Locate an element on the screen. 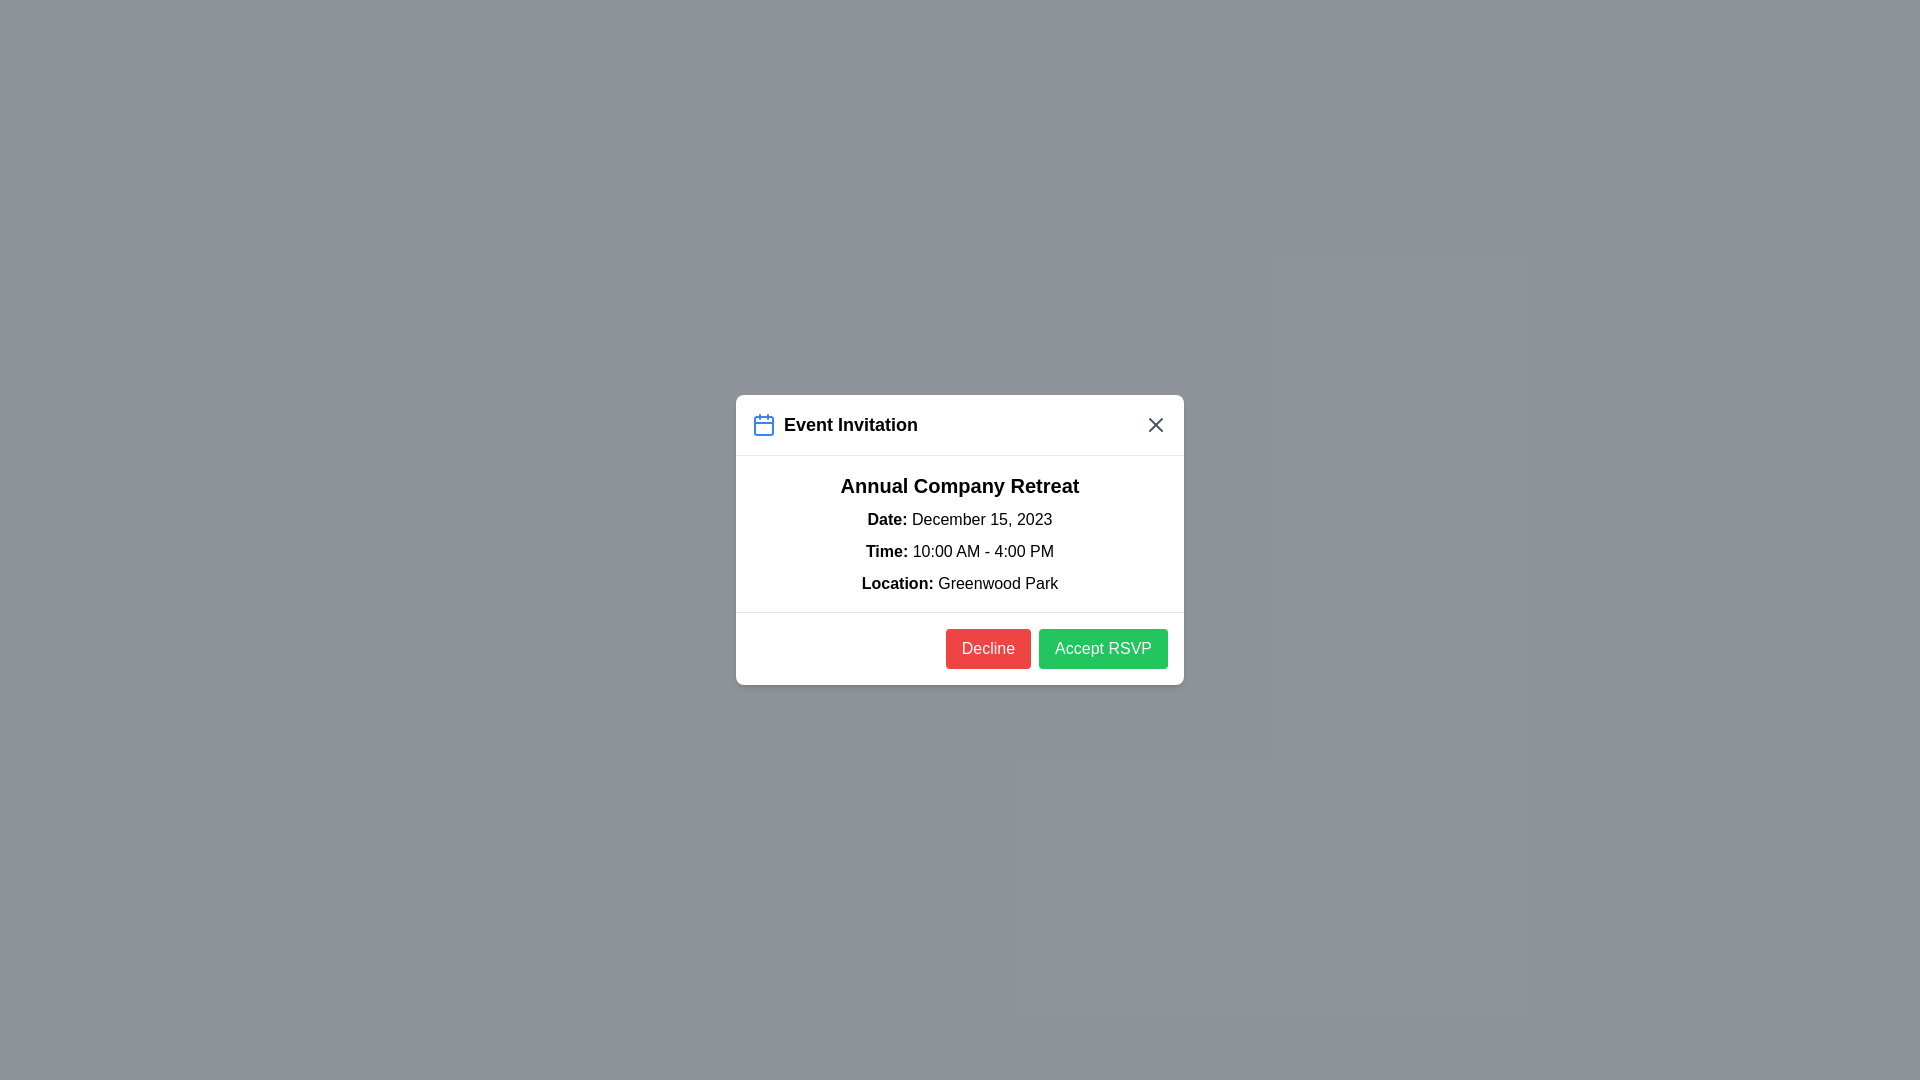  the blue calendar icon with a square outline located to the left of the 'Event Invitation' heading in the dialog box is located at coordinates (762, 423).